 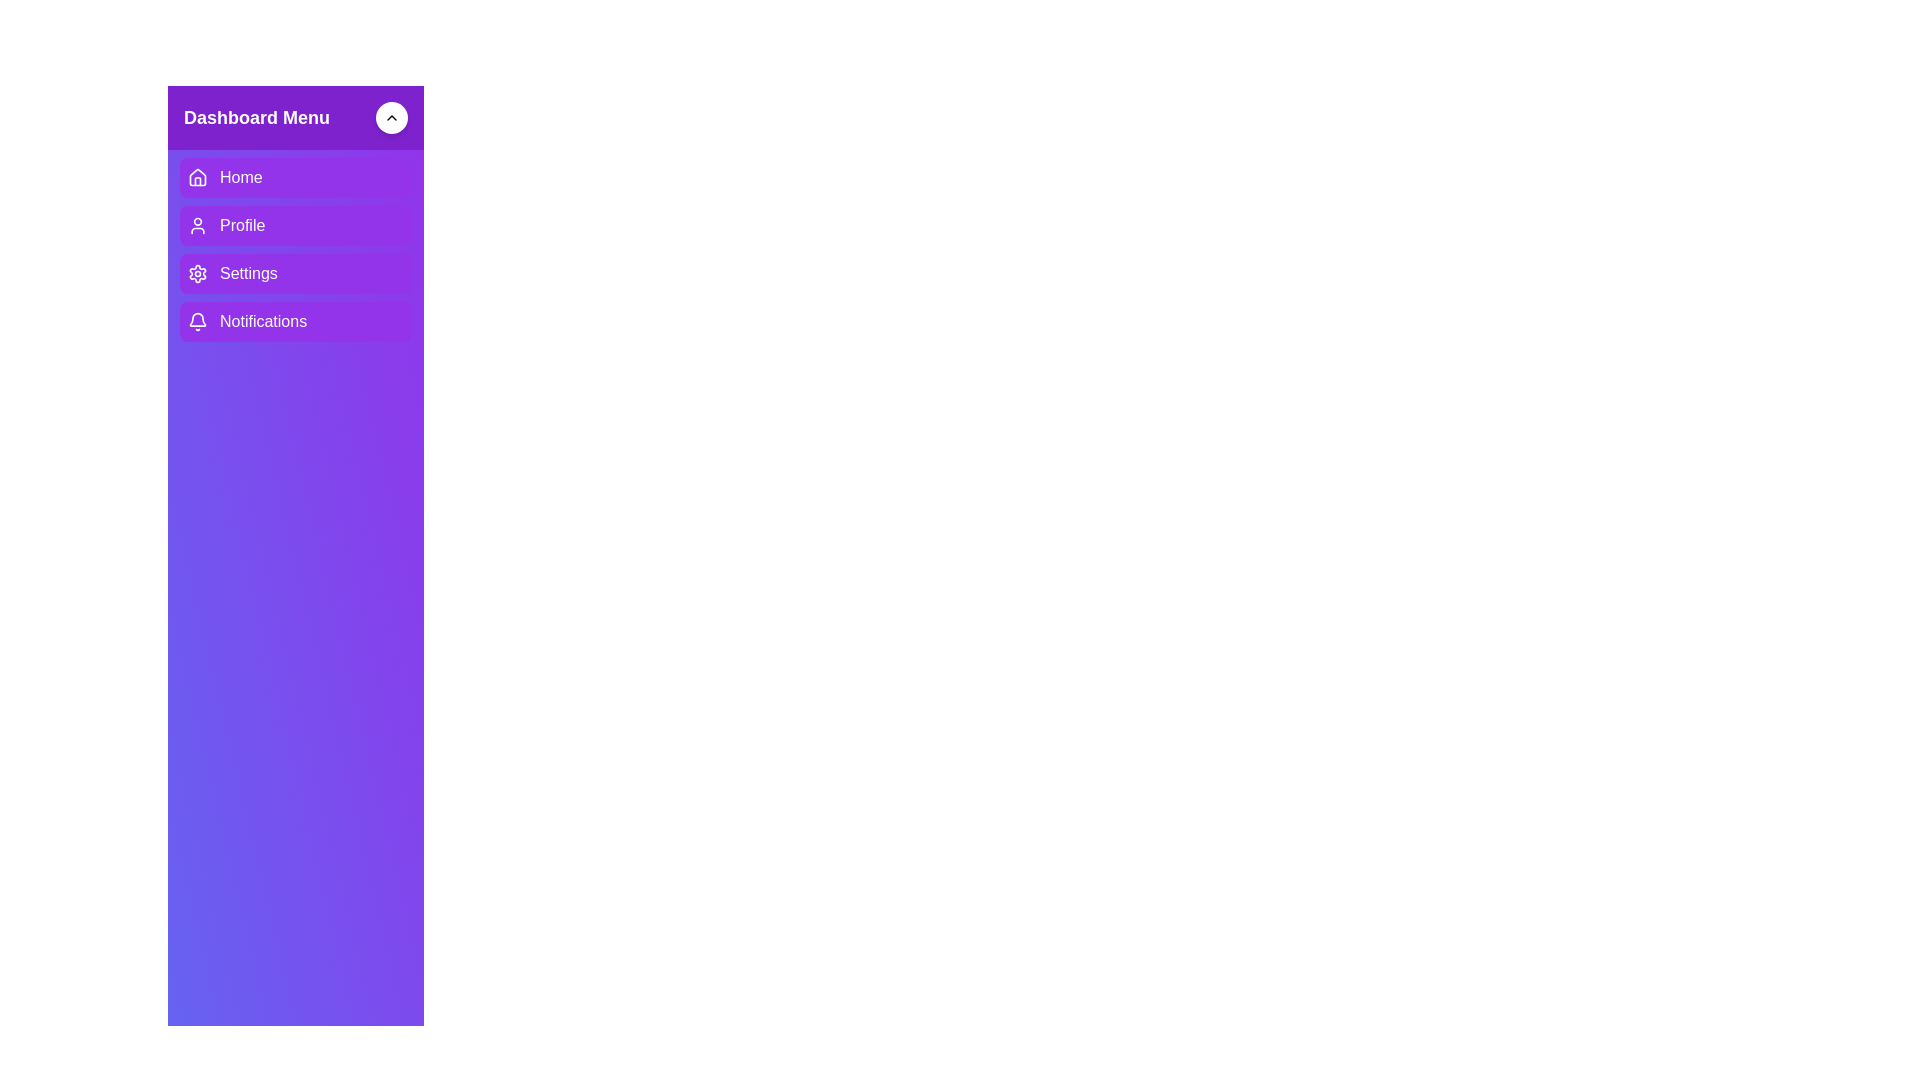 I want to click on the 'Settings' menu item with a purple background in the vertical navigation sidebar, which is the third item in the list, so click(x=295, y=273).